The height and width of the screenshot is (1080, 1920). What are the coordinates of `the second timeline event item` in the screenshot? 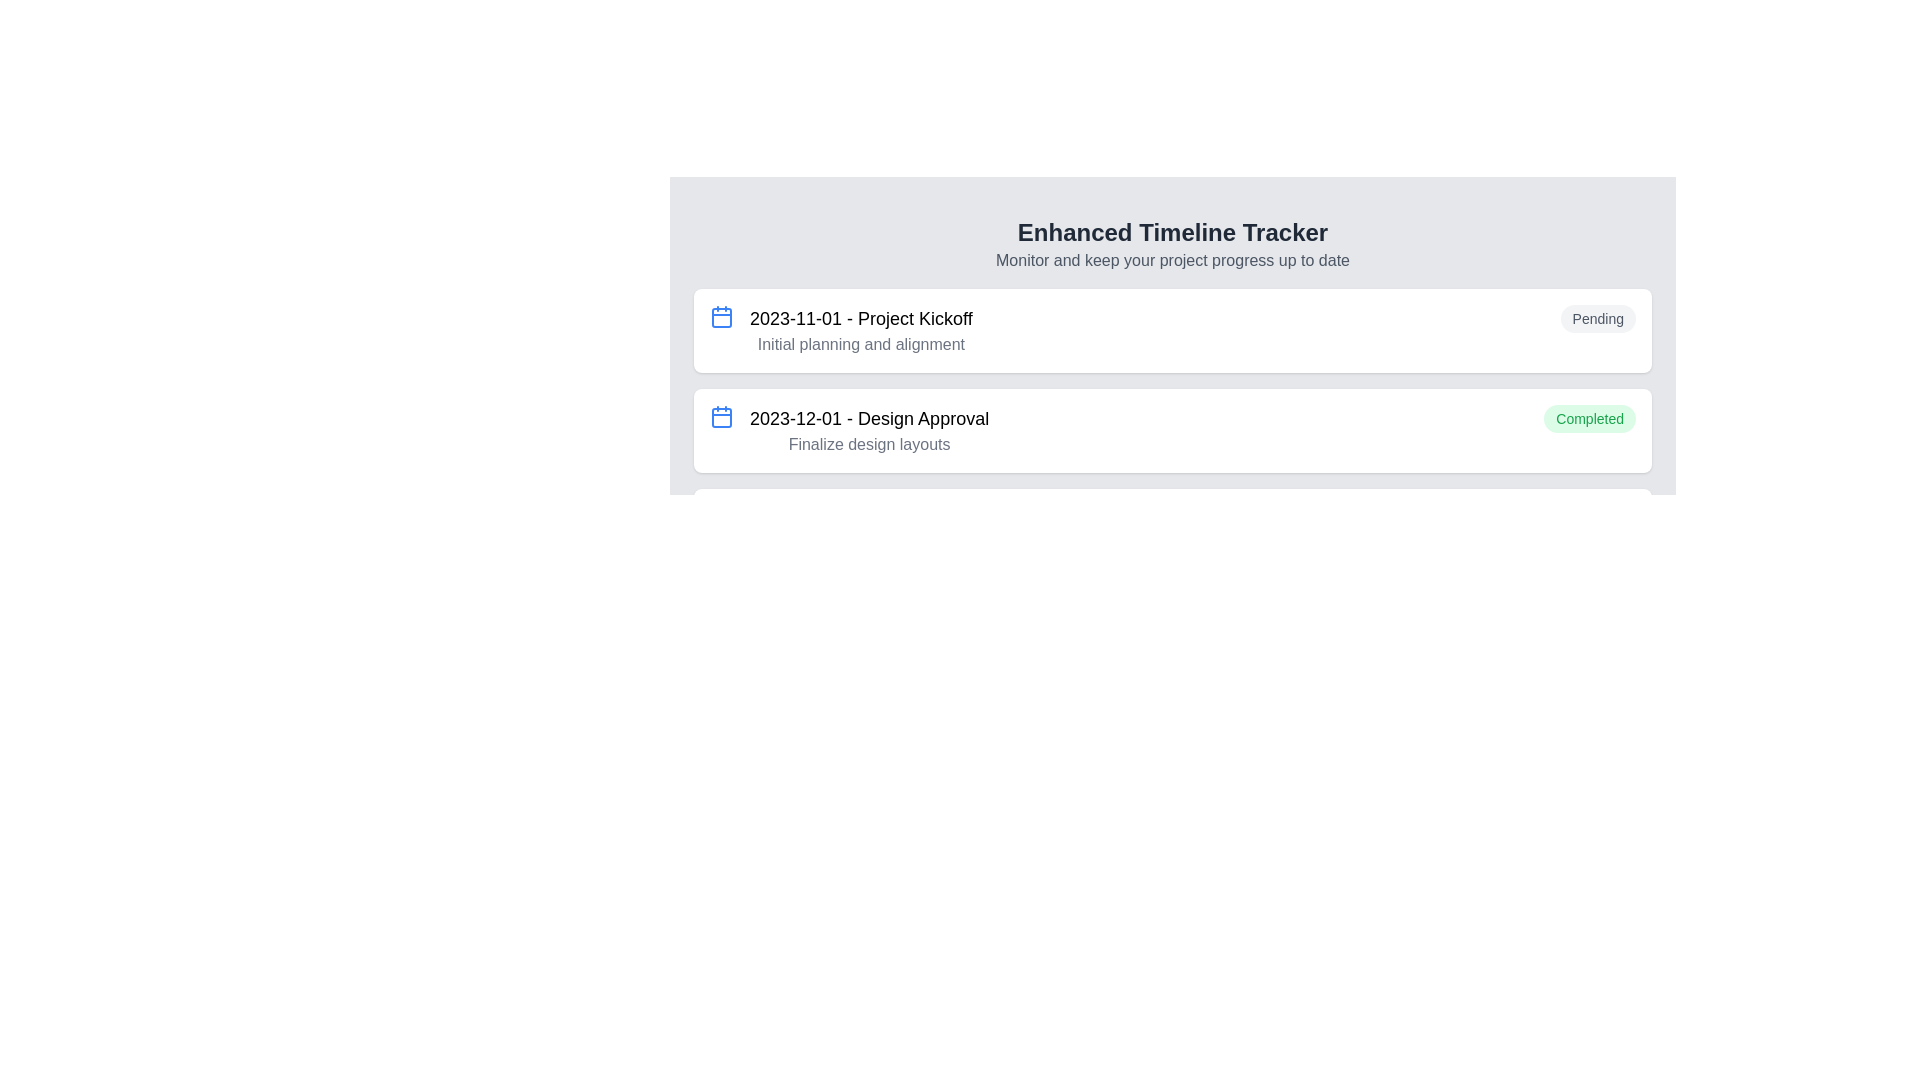 It's located at (1172, 430).